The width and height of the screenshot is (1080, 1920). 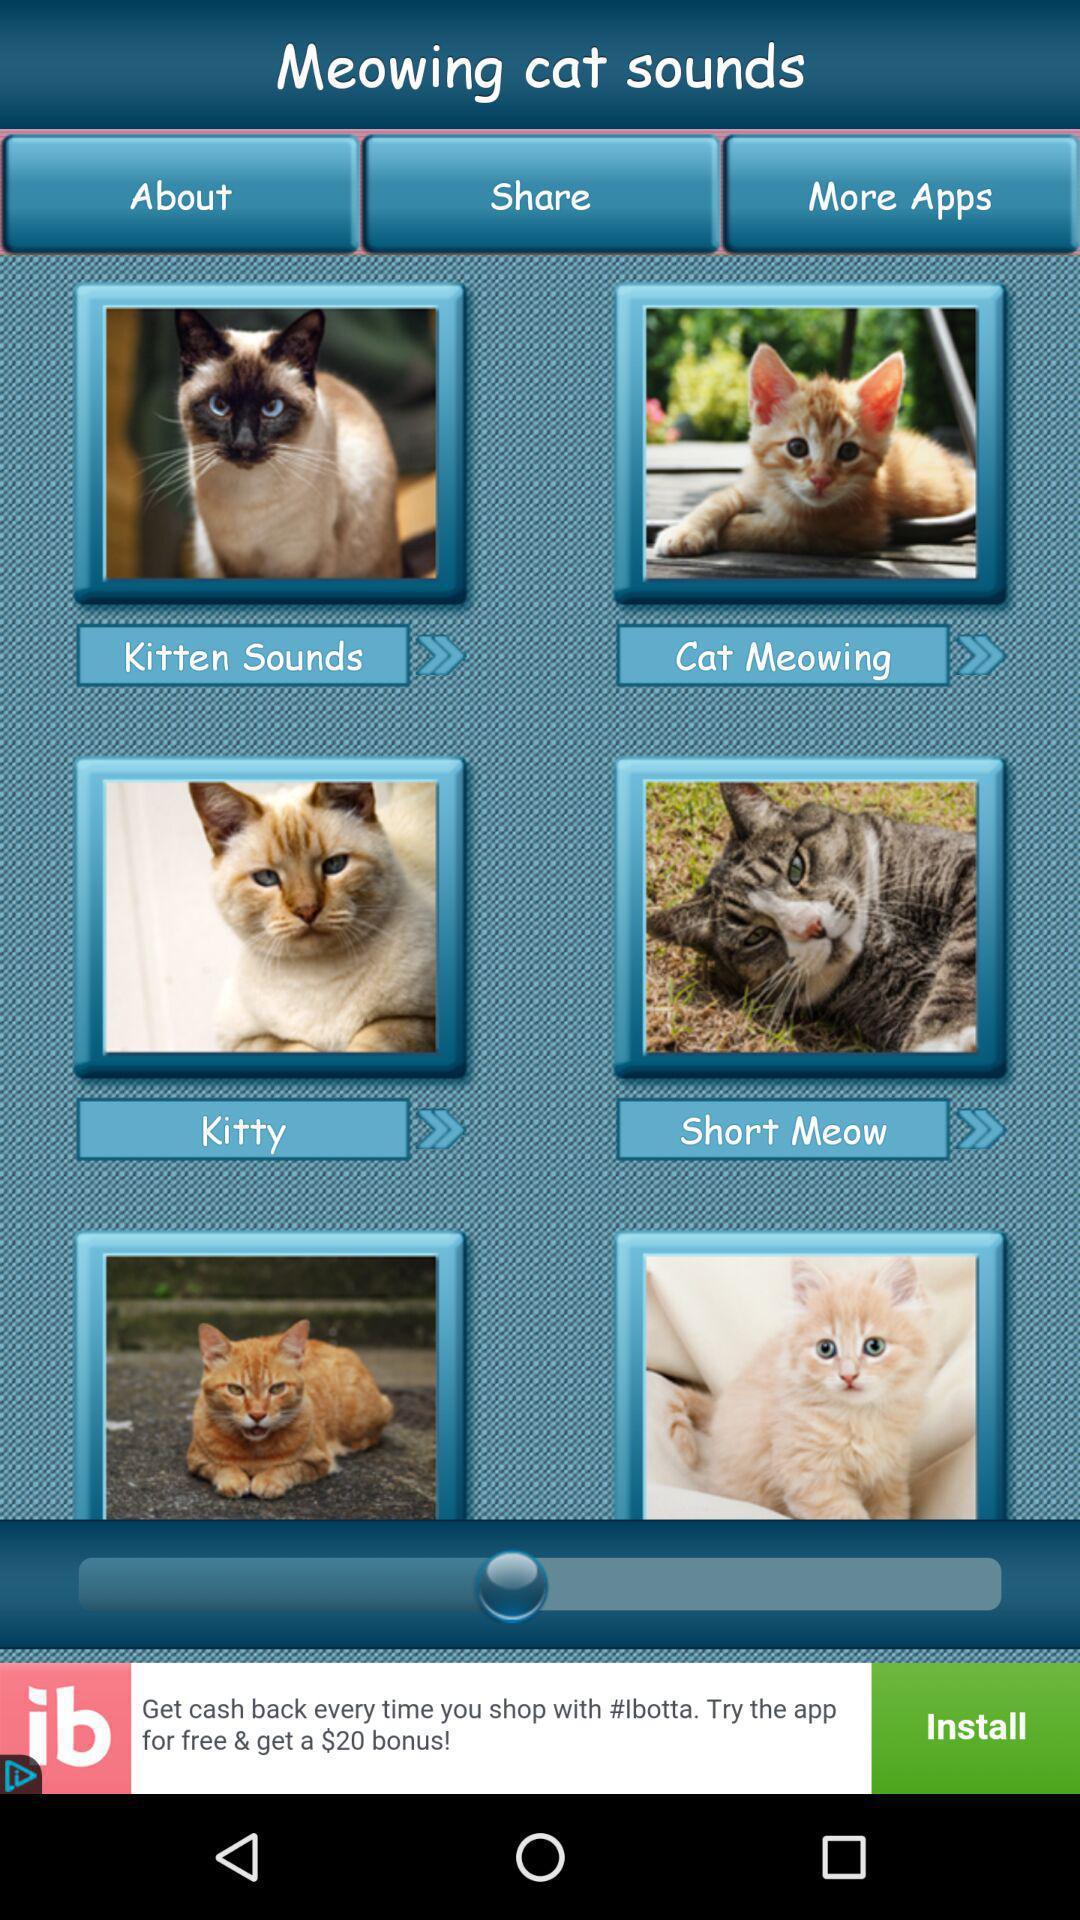 I want to click on icon to the right of about button, so click(x=540, y=194).